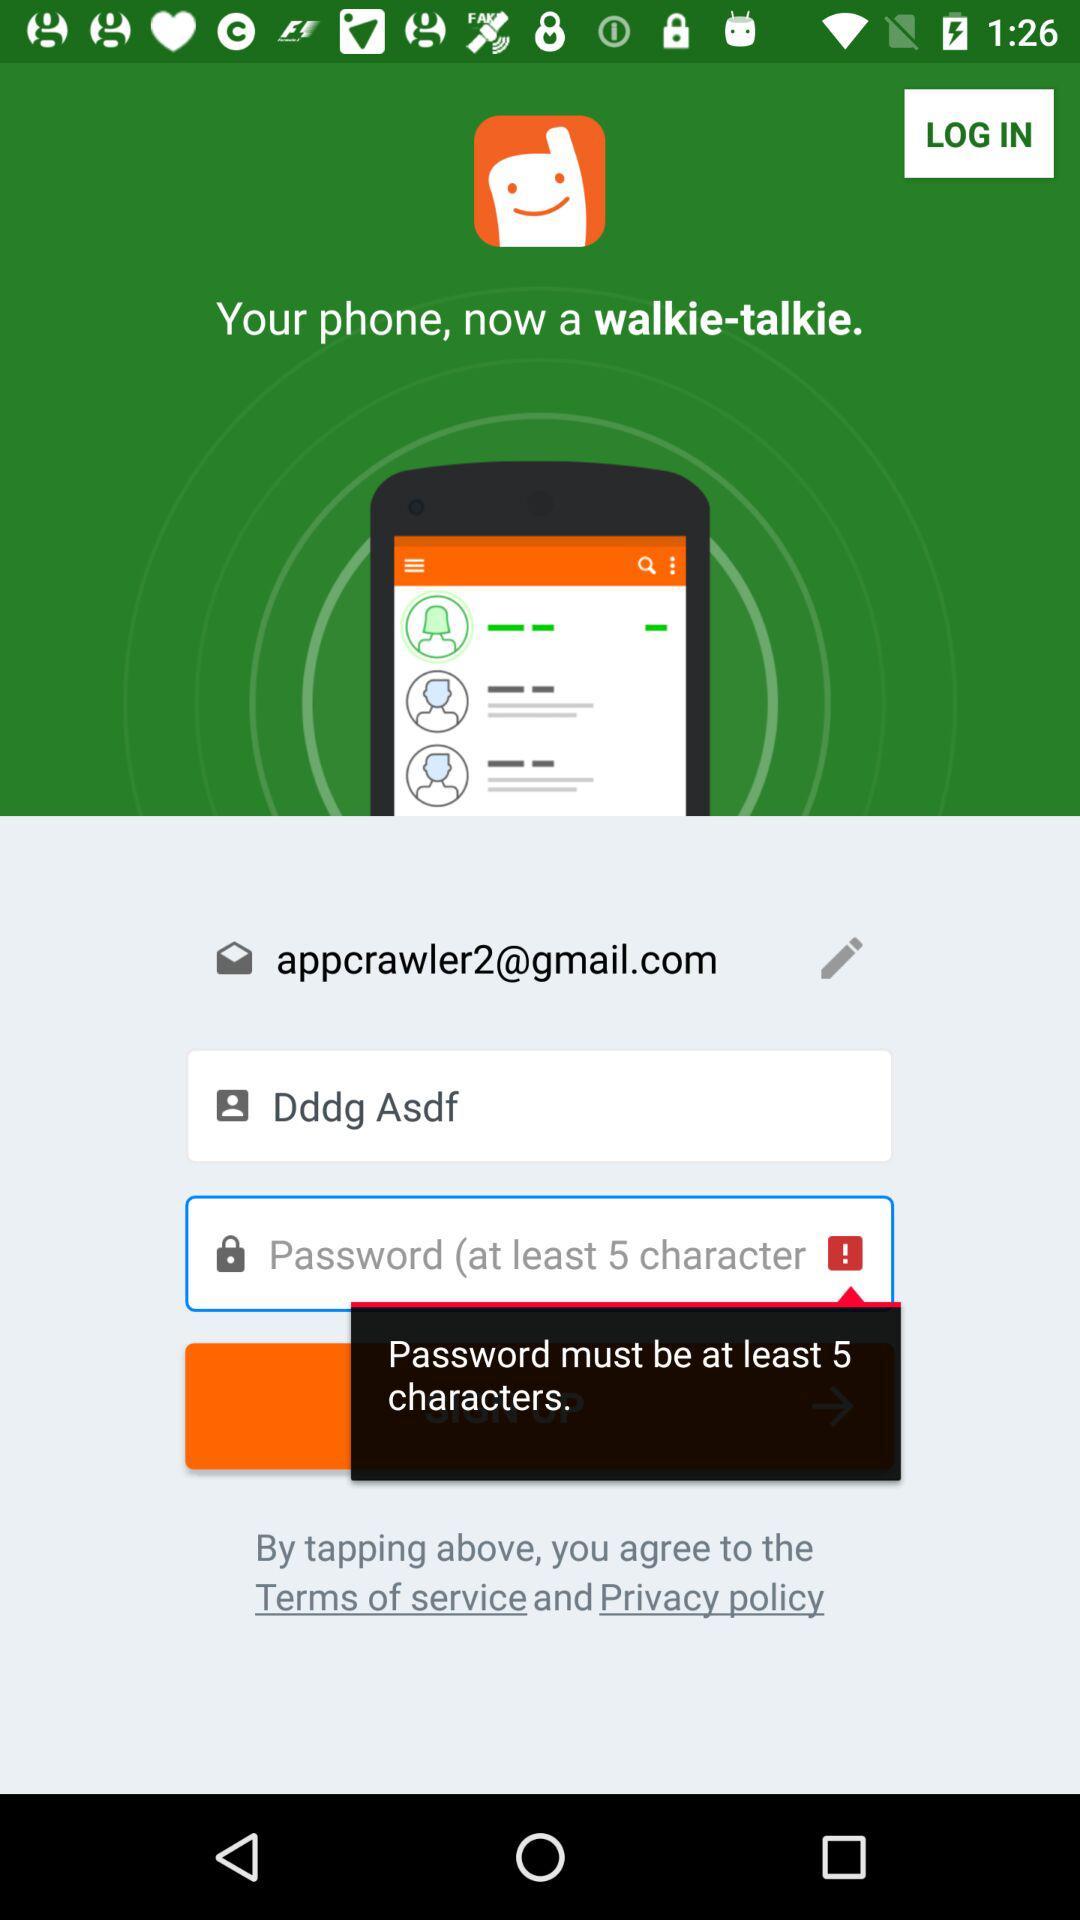  What do you see at coordinates (710, 1595) in the screenshot?
I see `the item below by tapping above item` at bounding box center [710, 1595].